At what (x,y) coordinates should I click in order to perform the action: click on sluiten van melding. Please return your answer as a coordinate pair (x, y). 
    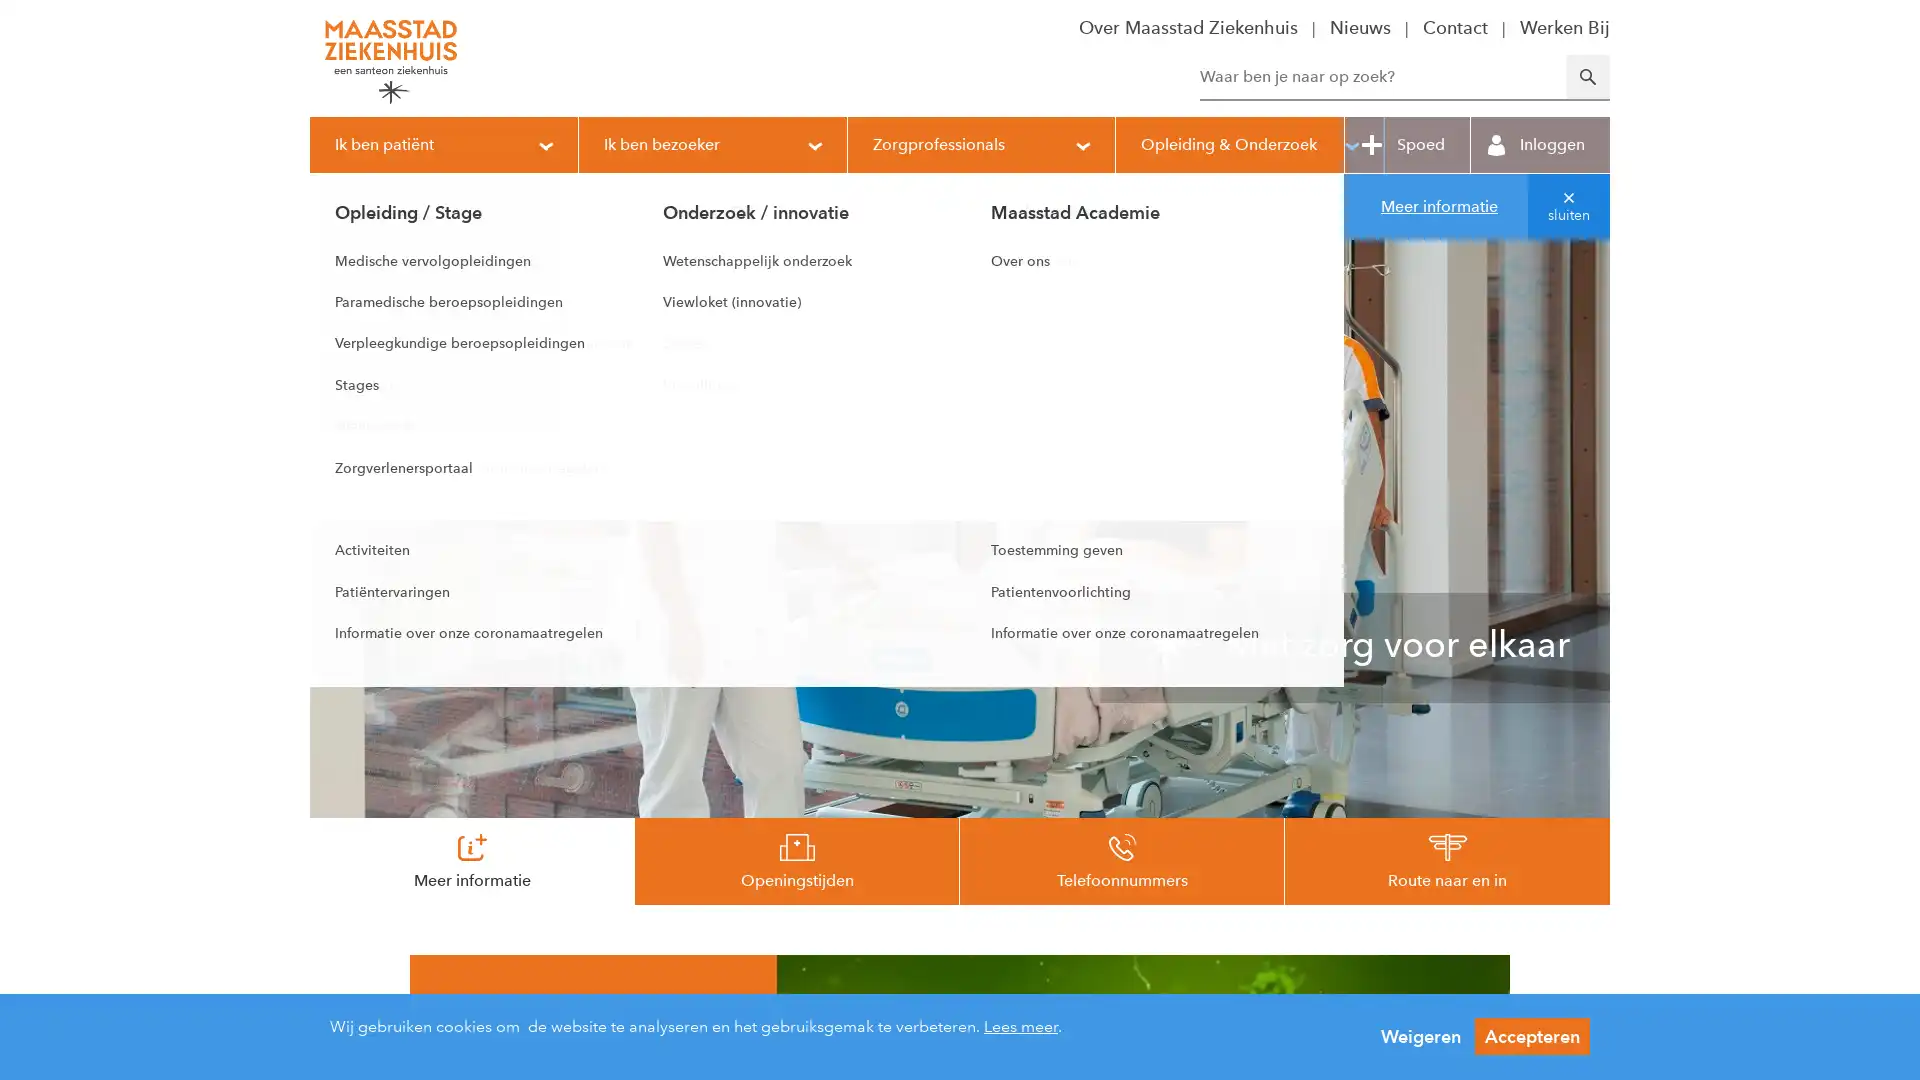
    Looking at the image, I should click on (1568, 207).